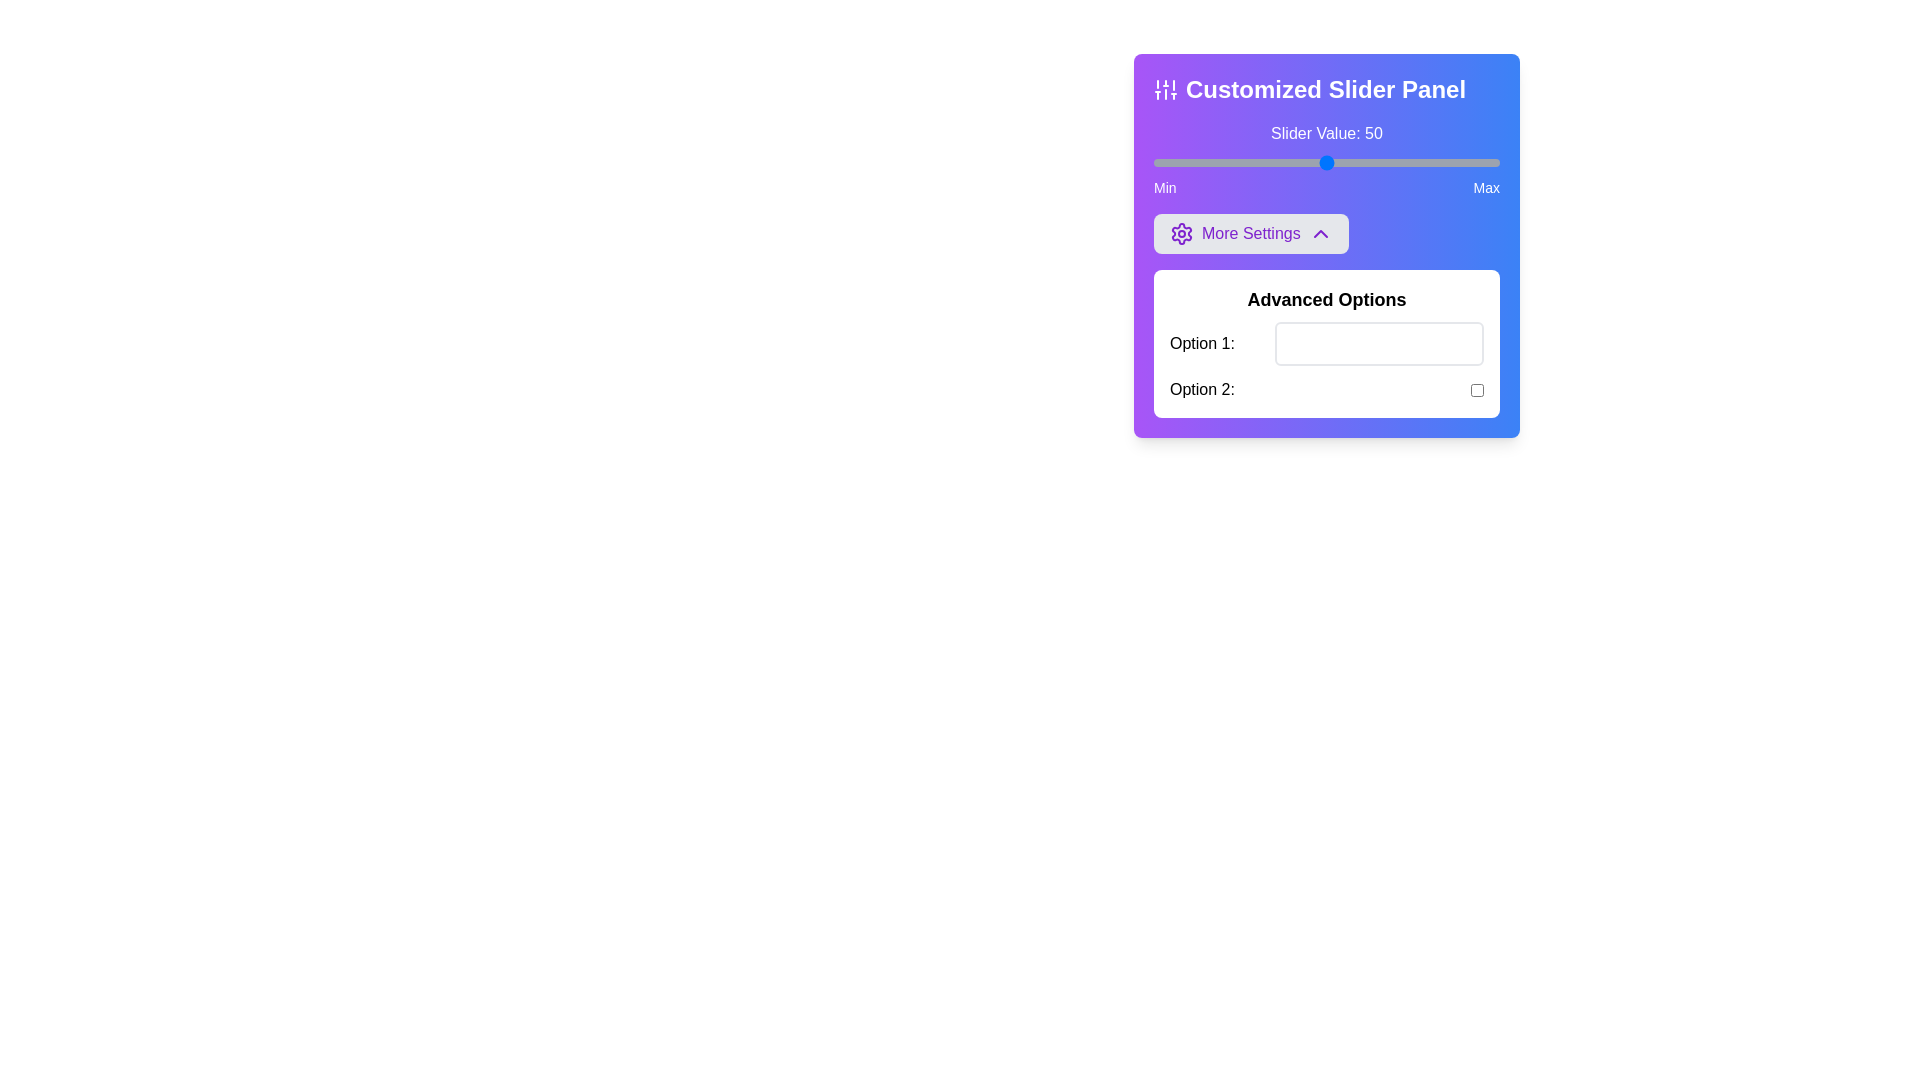  Describe the element at coordinates (1326, 134) in the screenshot. I see `the text label displaying 'Slider Value: 50', which is positioned above the slider component` at that location.